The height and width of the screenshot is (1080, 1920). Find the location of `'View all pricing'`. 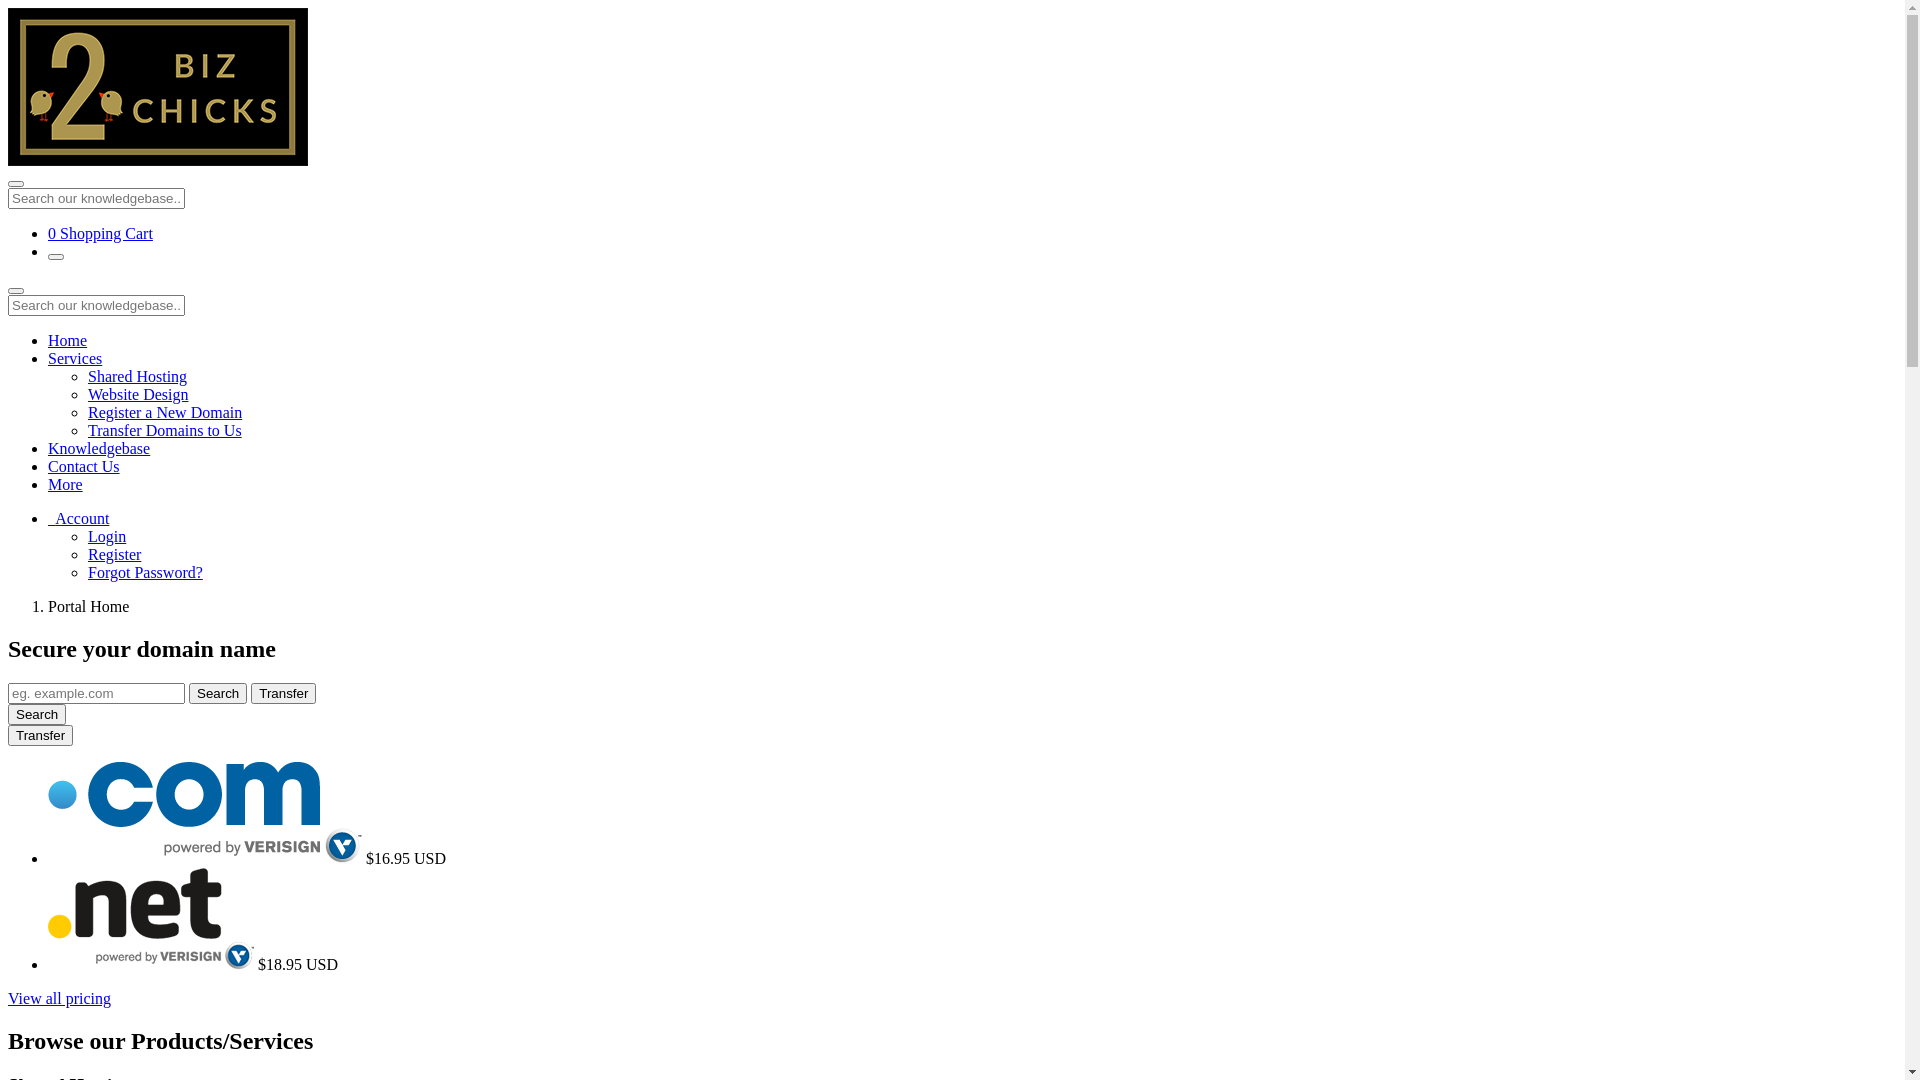

'View all pricing' is located at coordinates (8, 998).